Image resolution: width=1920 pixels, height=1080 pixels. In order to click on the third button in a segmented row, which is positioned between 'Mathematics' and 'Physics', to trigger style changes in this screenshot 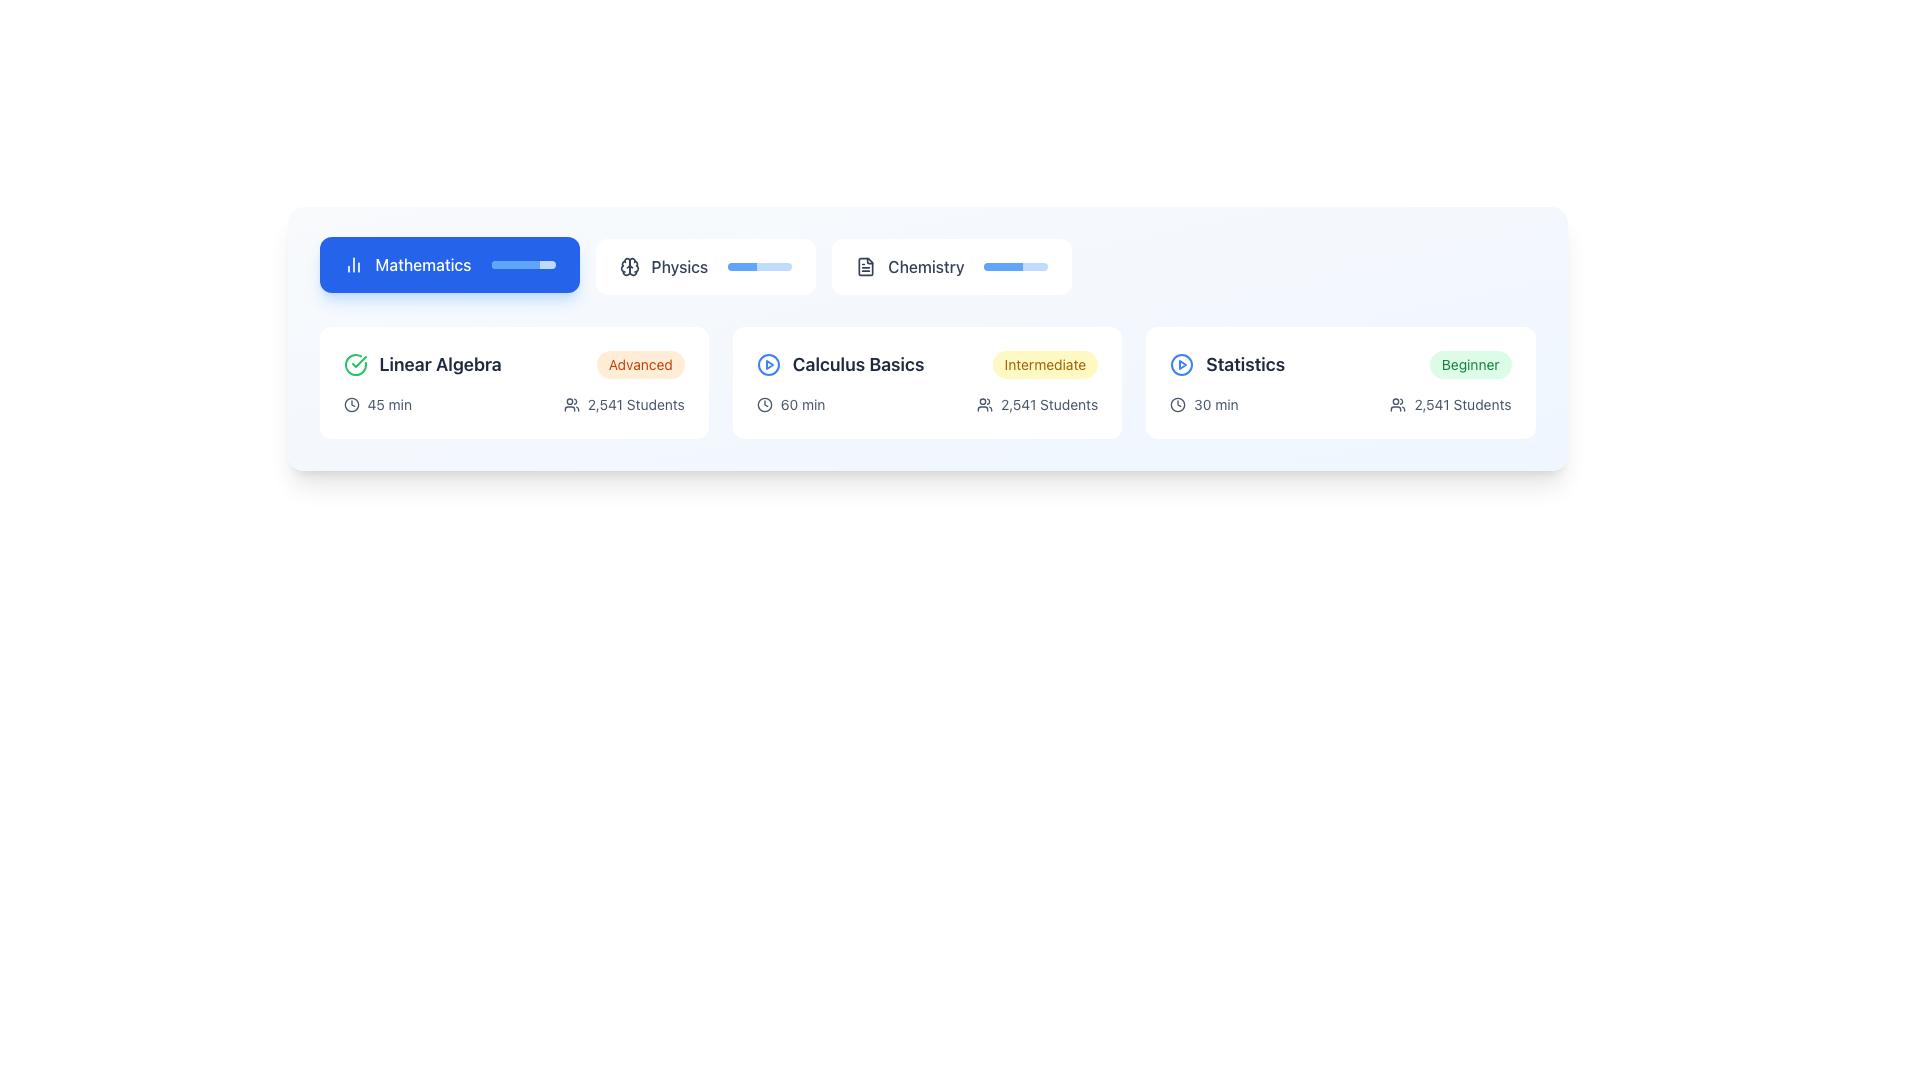, I will do `click(951, 265)`.